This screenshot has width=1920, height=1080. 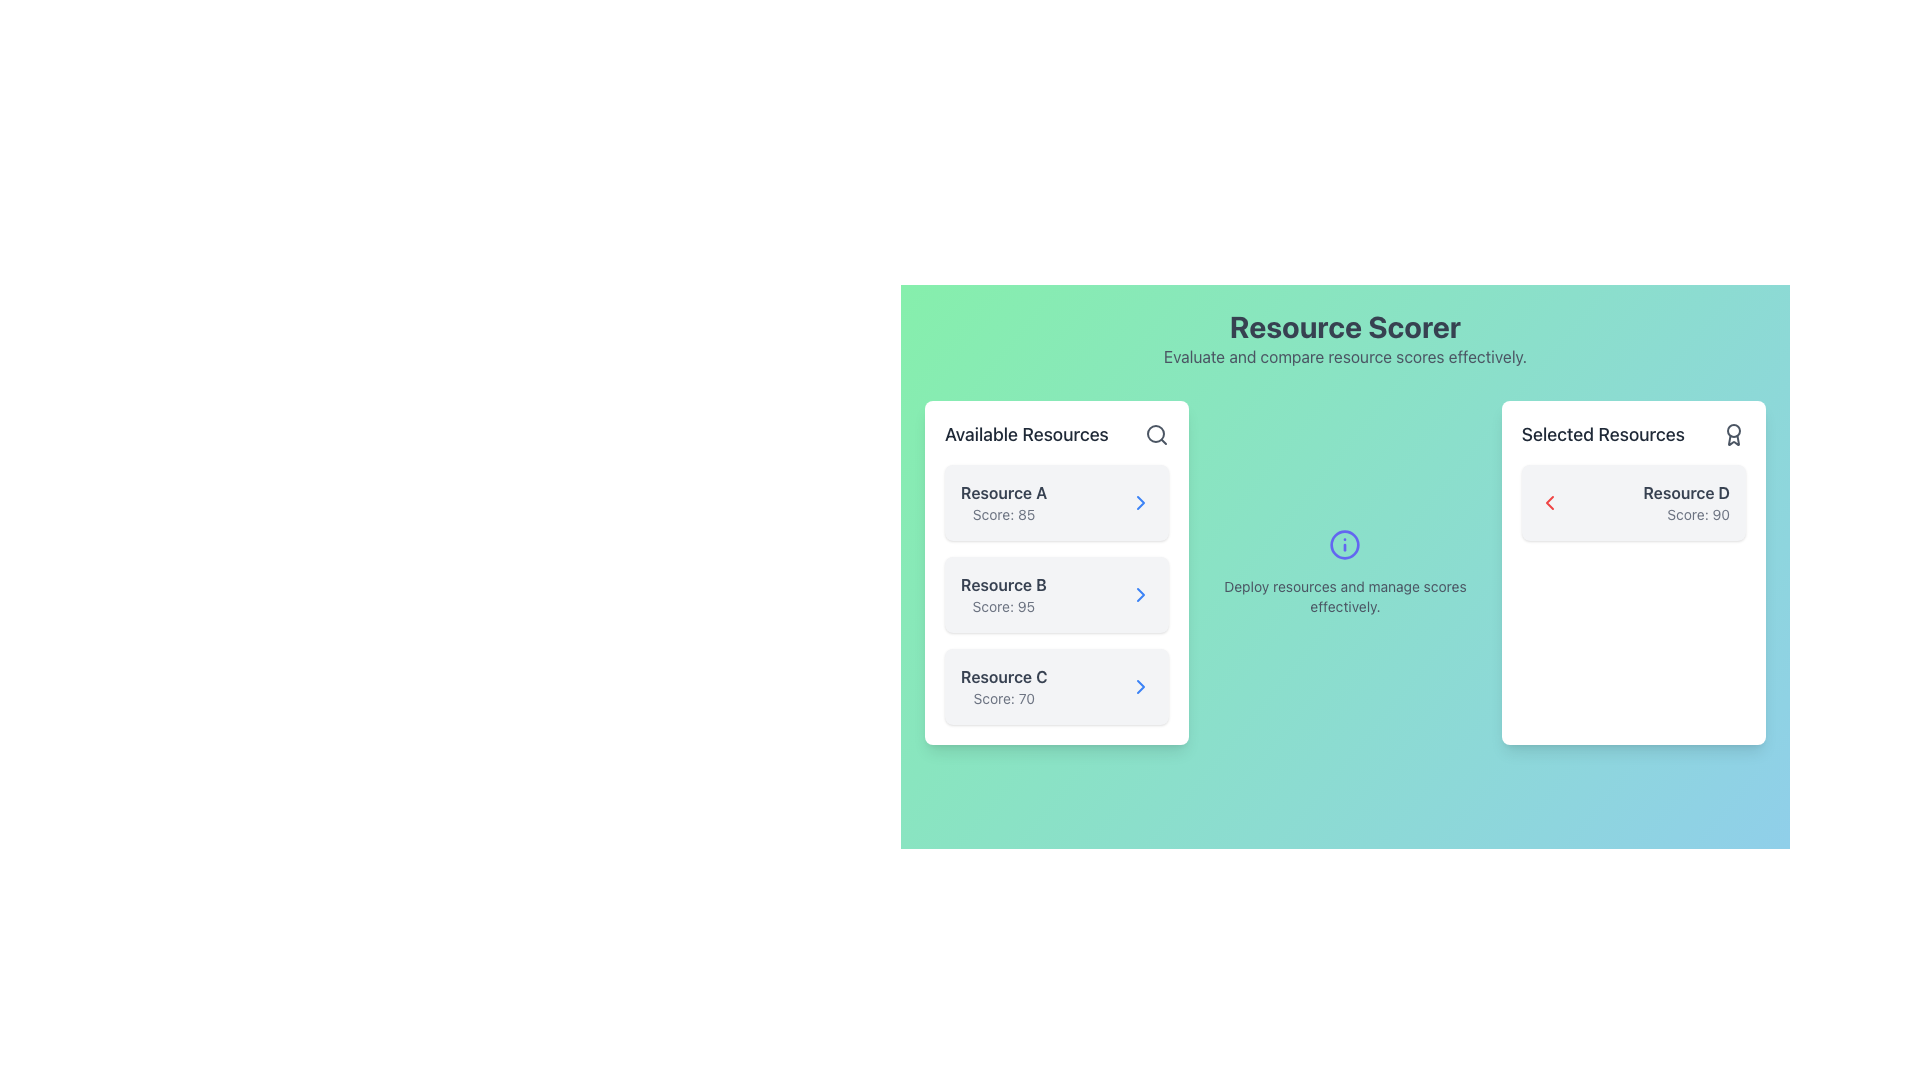 I want to click on score value displayed in the Text Label showing '70' for the resource labeled 'Resource C' in the 'Available Resources' section, so click(x=1004, y=697).